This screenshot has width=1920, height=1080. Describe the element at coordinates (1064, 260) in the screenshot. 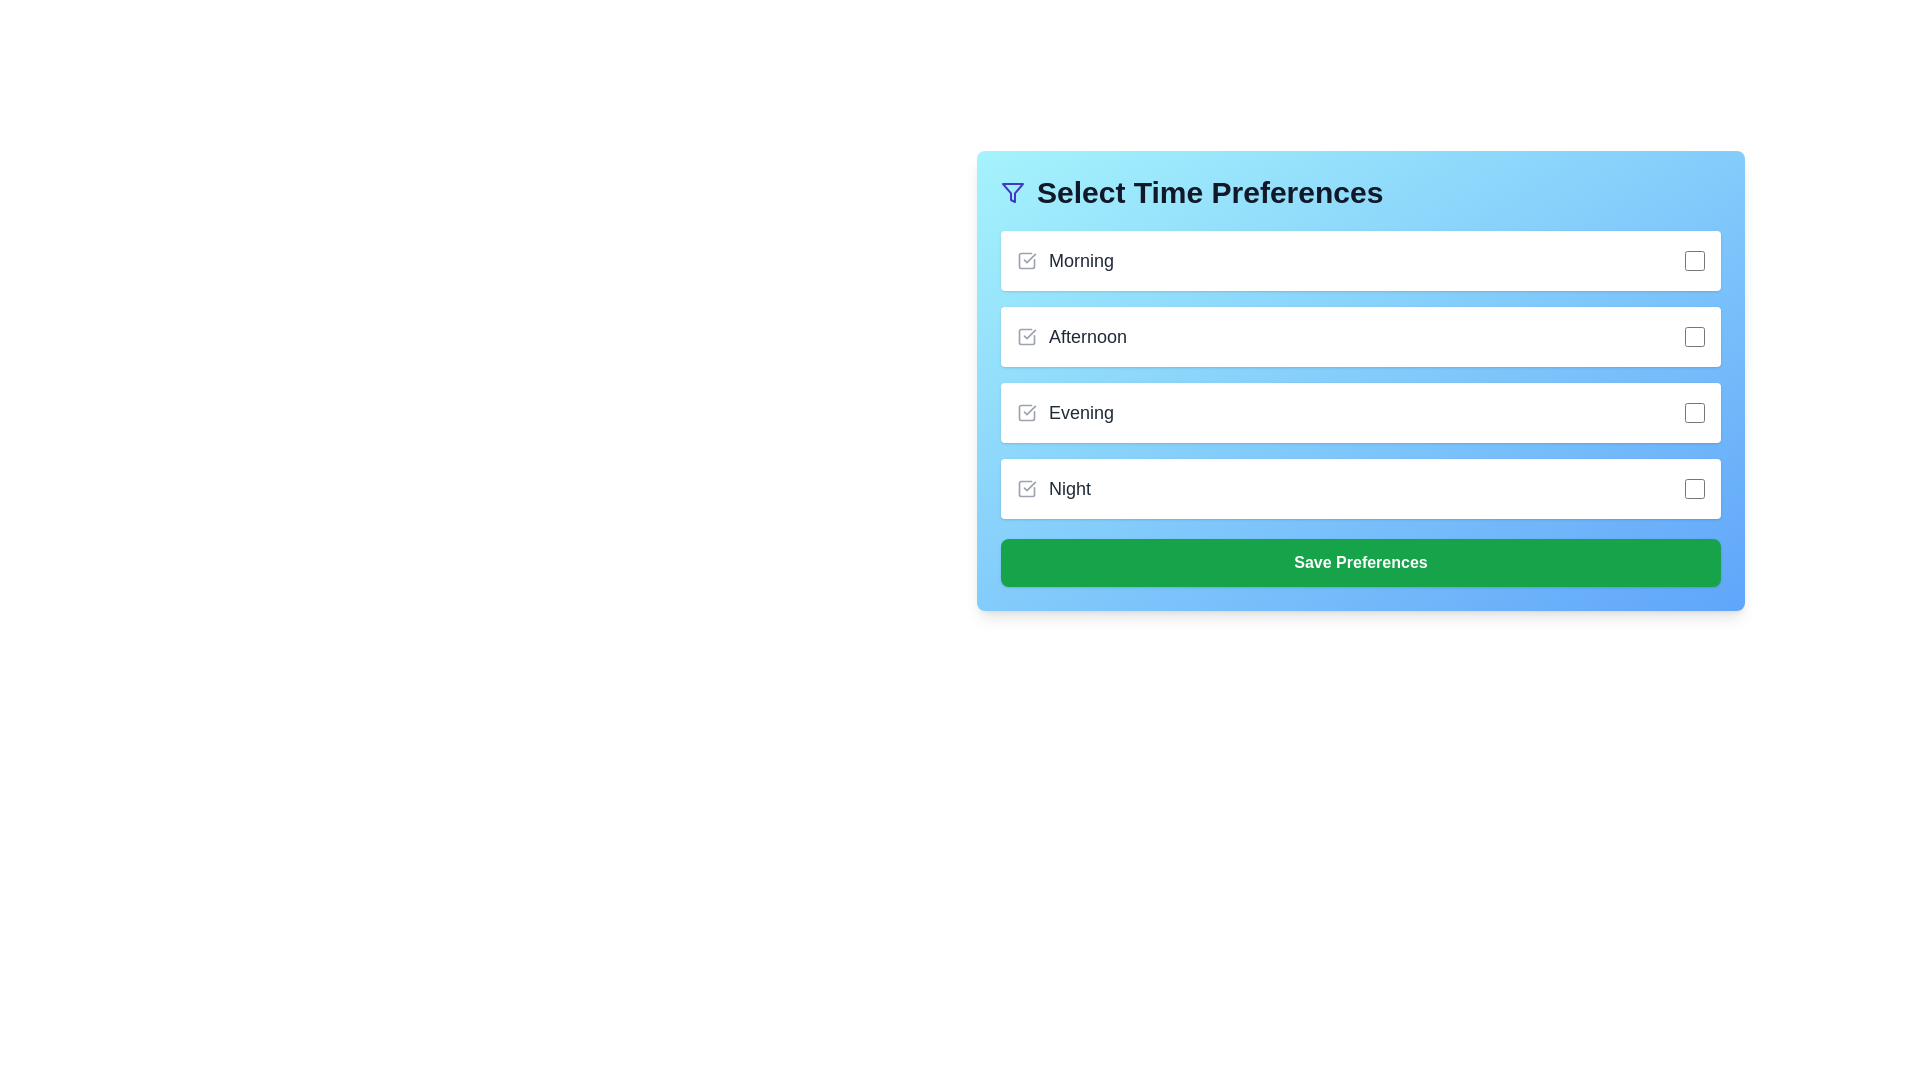

I see `the checkbox associated with the 'Morning' time preference label located in the first row of the time preferences list within a medium-sized card with a blue gradient background` at that location.